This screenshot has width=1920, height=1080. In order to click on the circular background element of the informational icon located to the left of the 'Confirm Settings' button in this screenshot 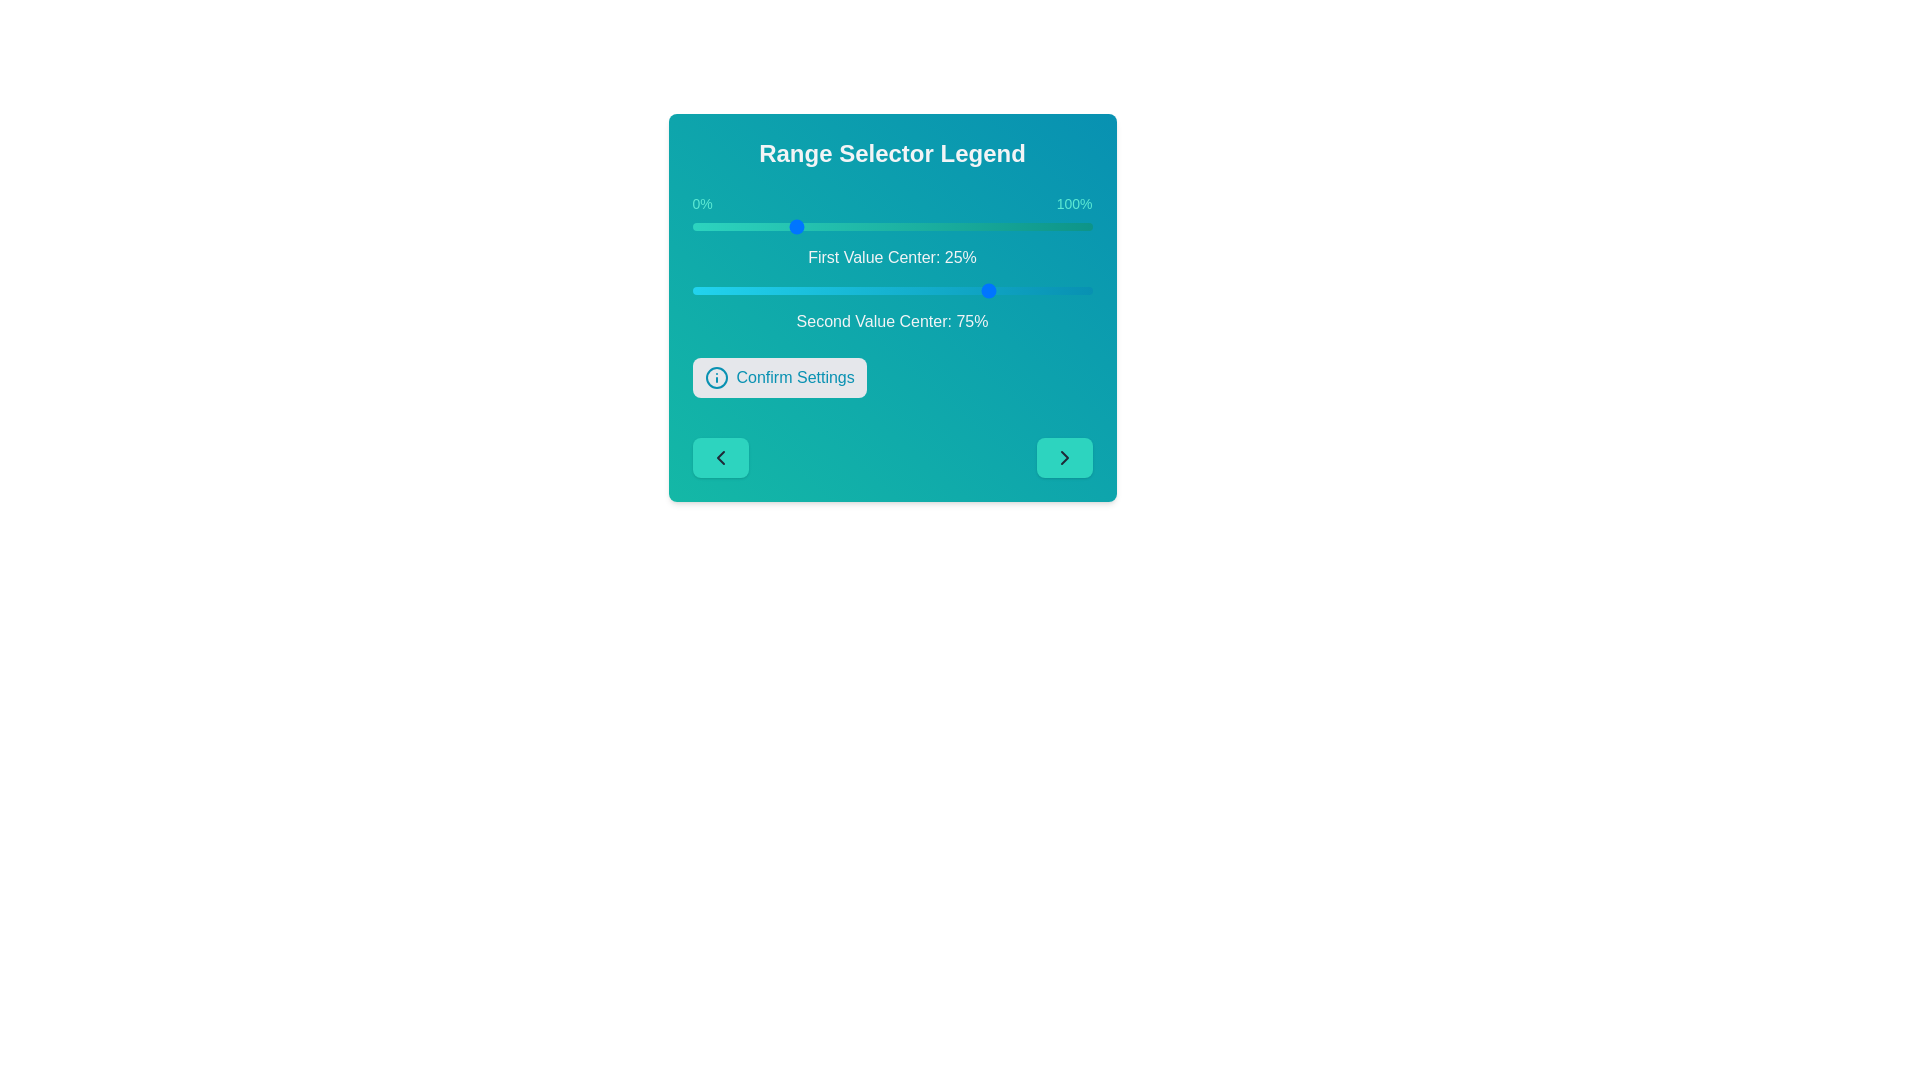, I will do `click(716, 378)`.